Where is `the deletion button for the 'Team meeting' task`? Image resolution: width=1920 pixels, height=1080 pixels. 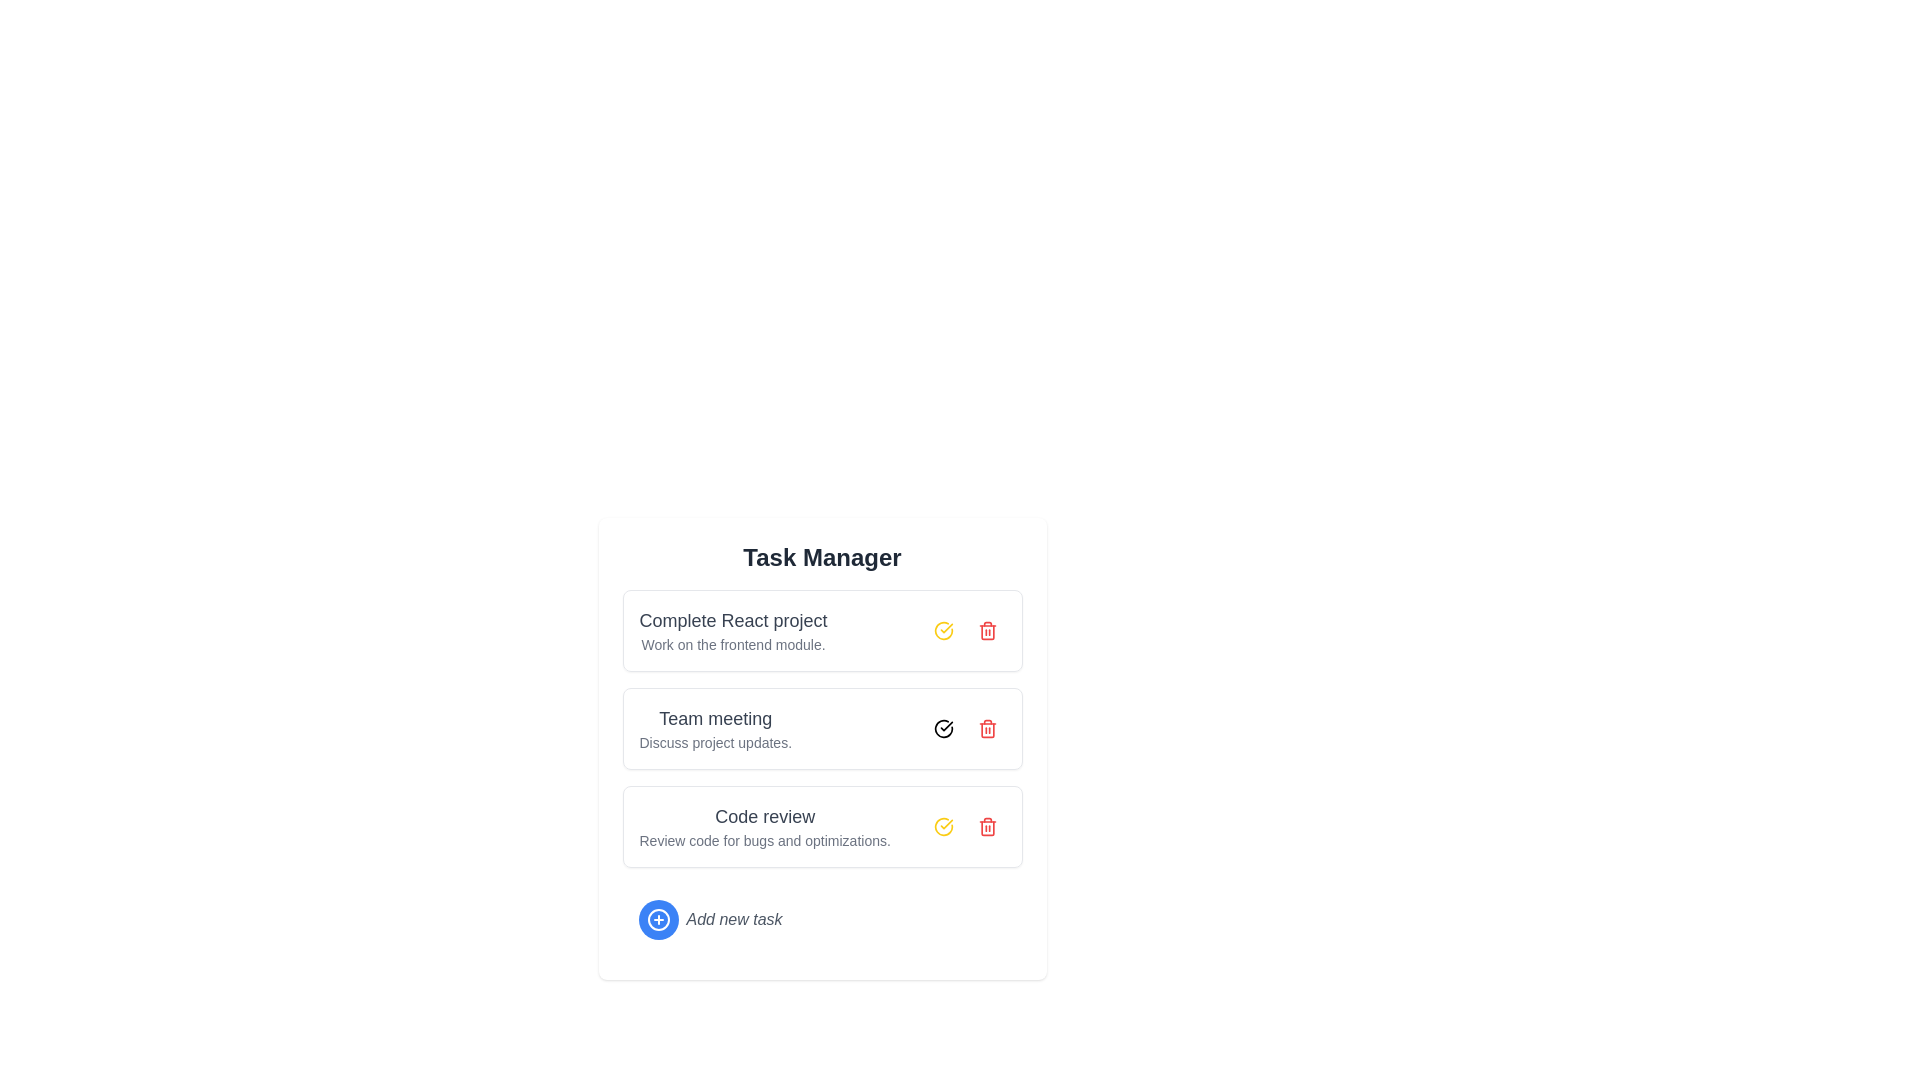 the deletion button for the 'Team meeting' task is located at coordinates (987, 729).